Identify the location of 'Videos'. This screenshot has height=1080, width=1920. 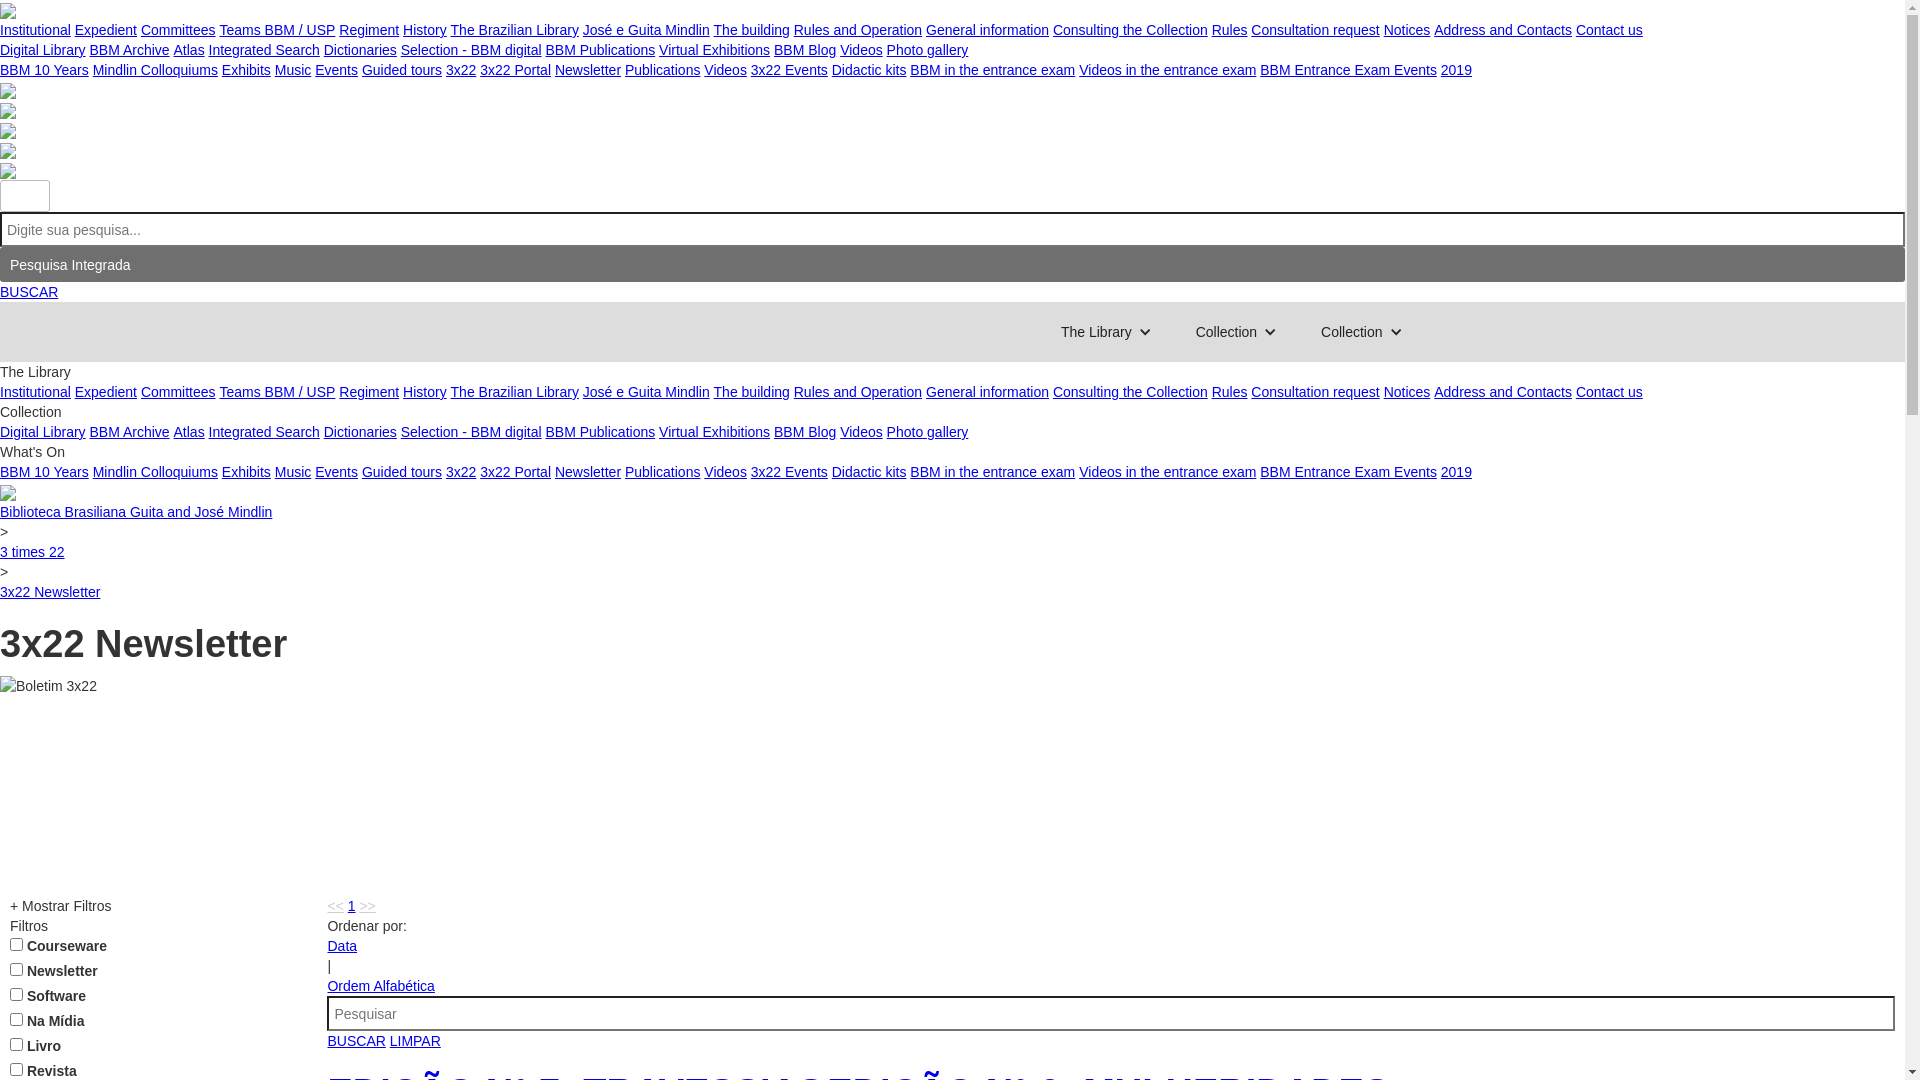
(861, 431).